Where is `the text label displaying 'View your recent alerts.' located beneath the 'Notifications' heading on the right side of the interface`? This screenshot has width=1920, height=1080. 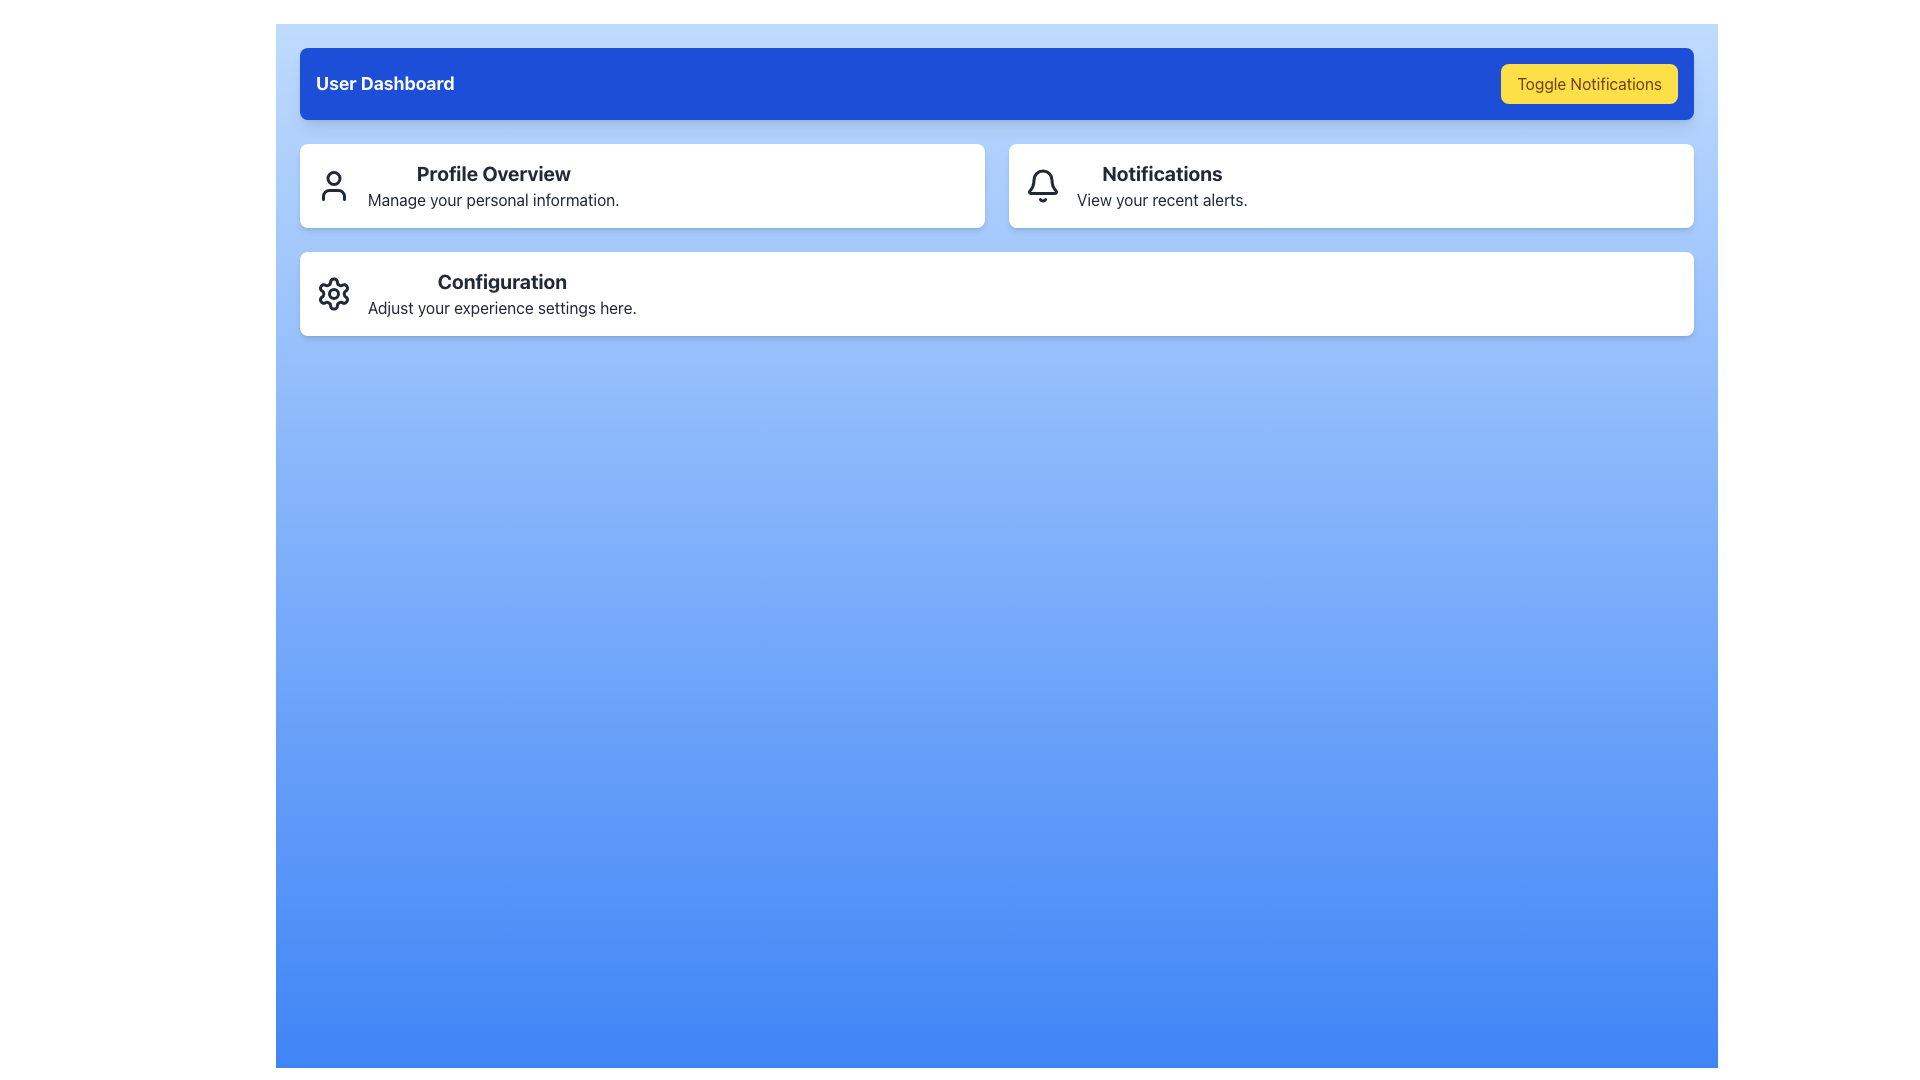 the text label displaying 'View your recent alerts.' located beneath the 'Notifications' heading on the right side of the interface is located at coordinates (1162, 200).